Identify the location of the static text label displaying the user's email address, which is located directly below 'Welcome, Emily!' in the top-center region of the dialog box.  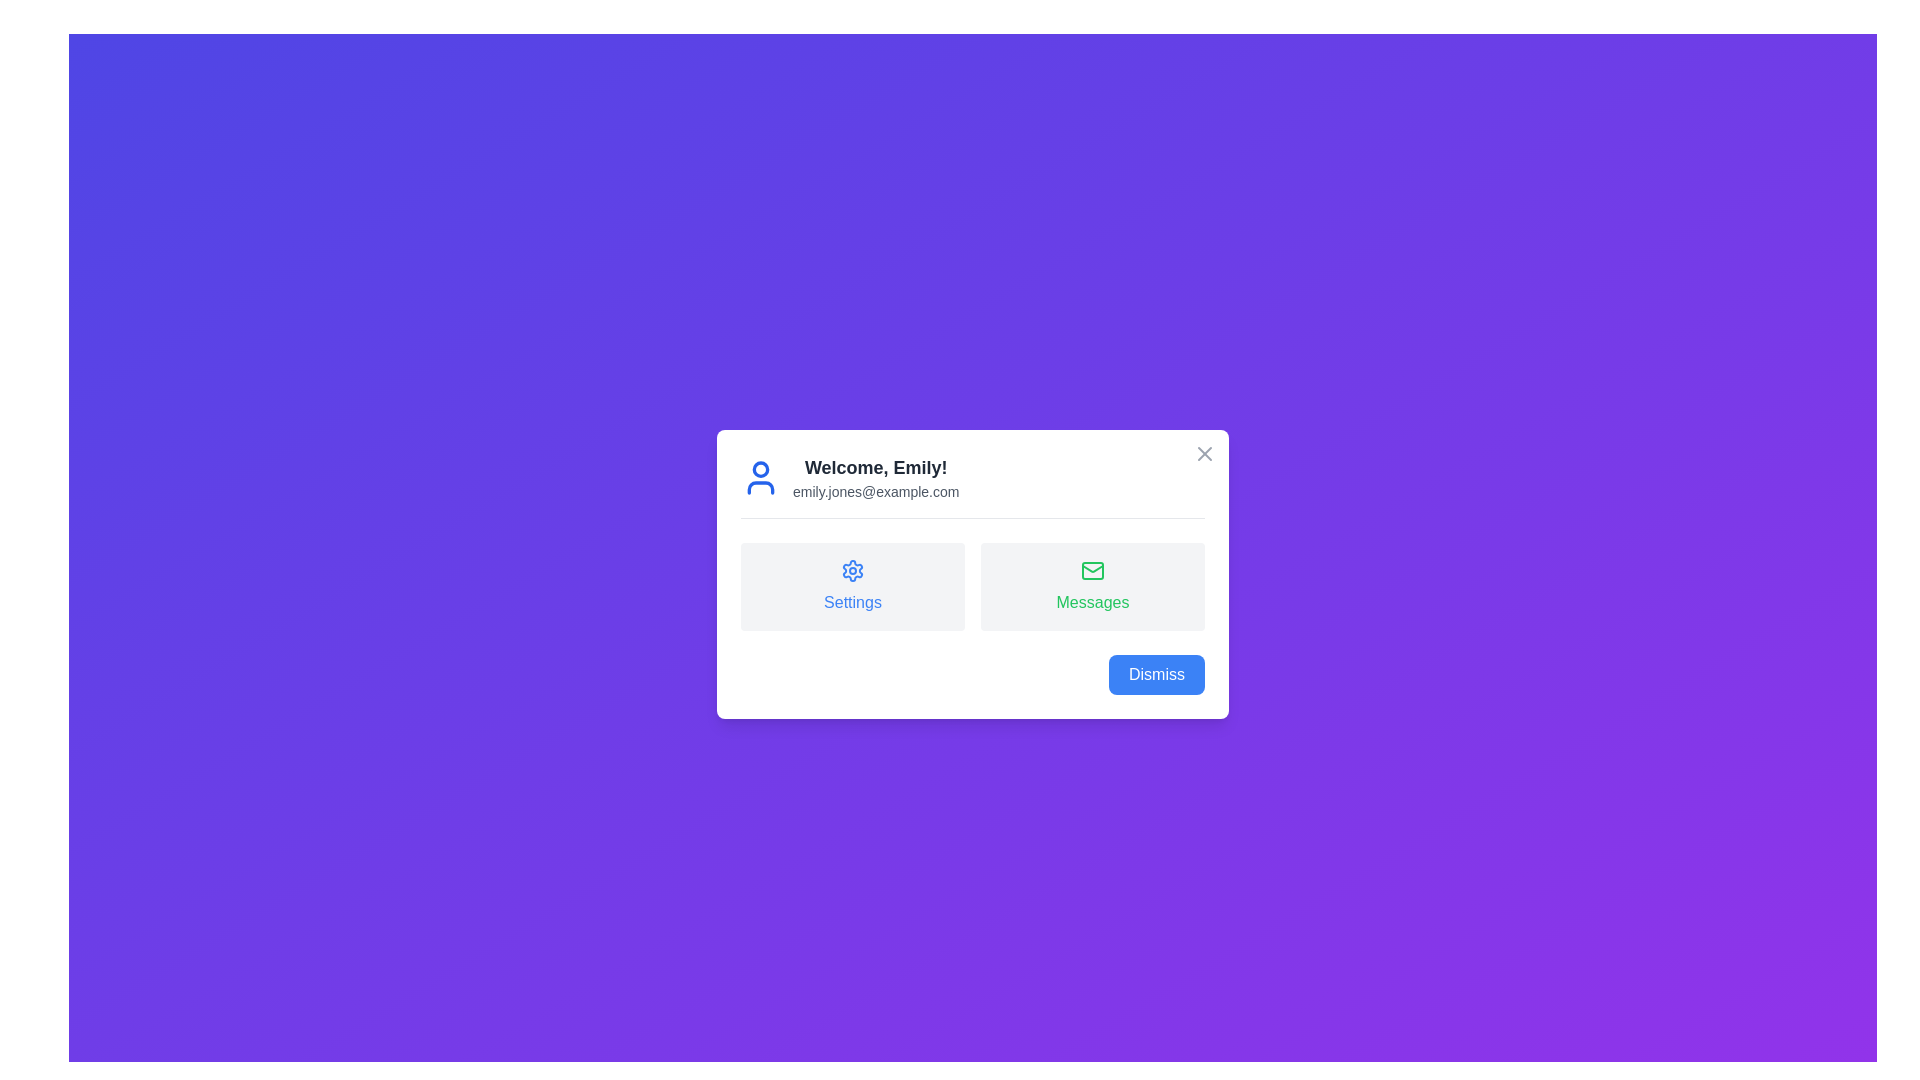
(876, 491).